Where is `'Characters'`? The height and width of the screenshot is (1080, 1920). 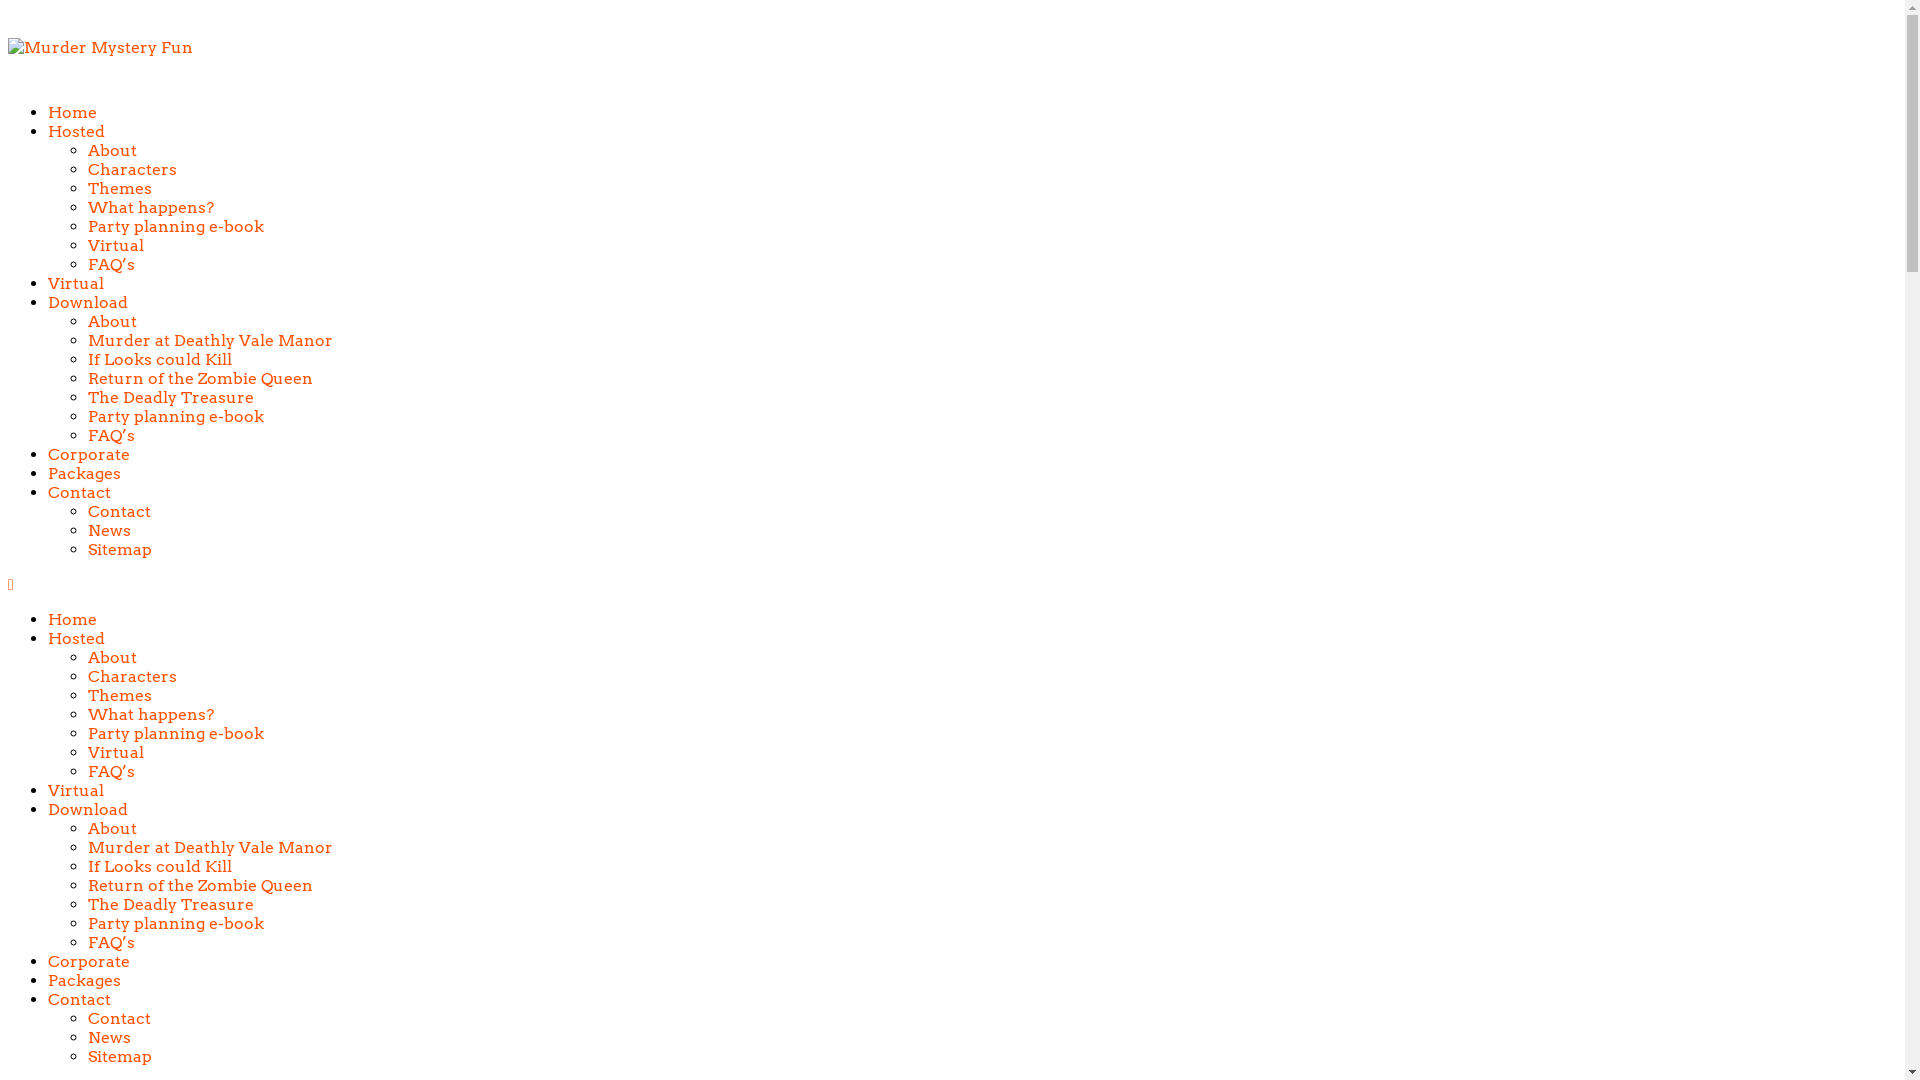 'Characters' is located at coordinates (131, 168).